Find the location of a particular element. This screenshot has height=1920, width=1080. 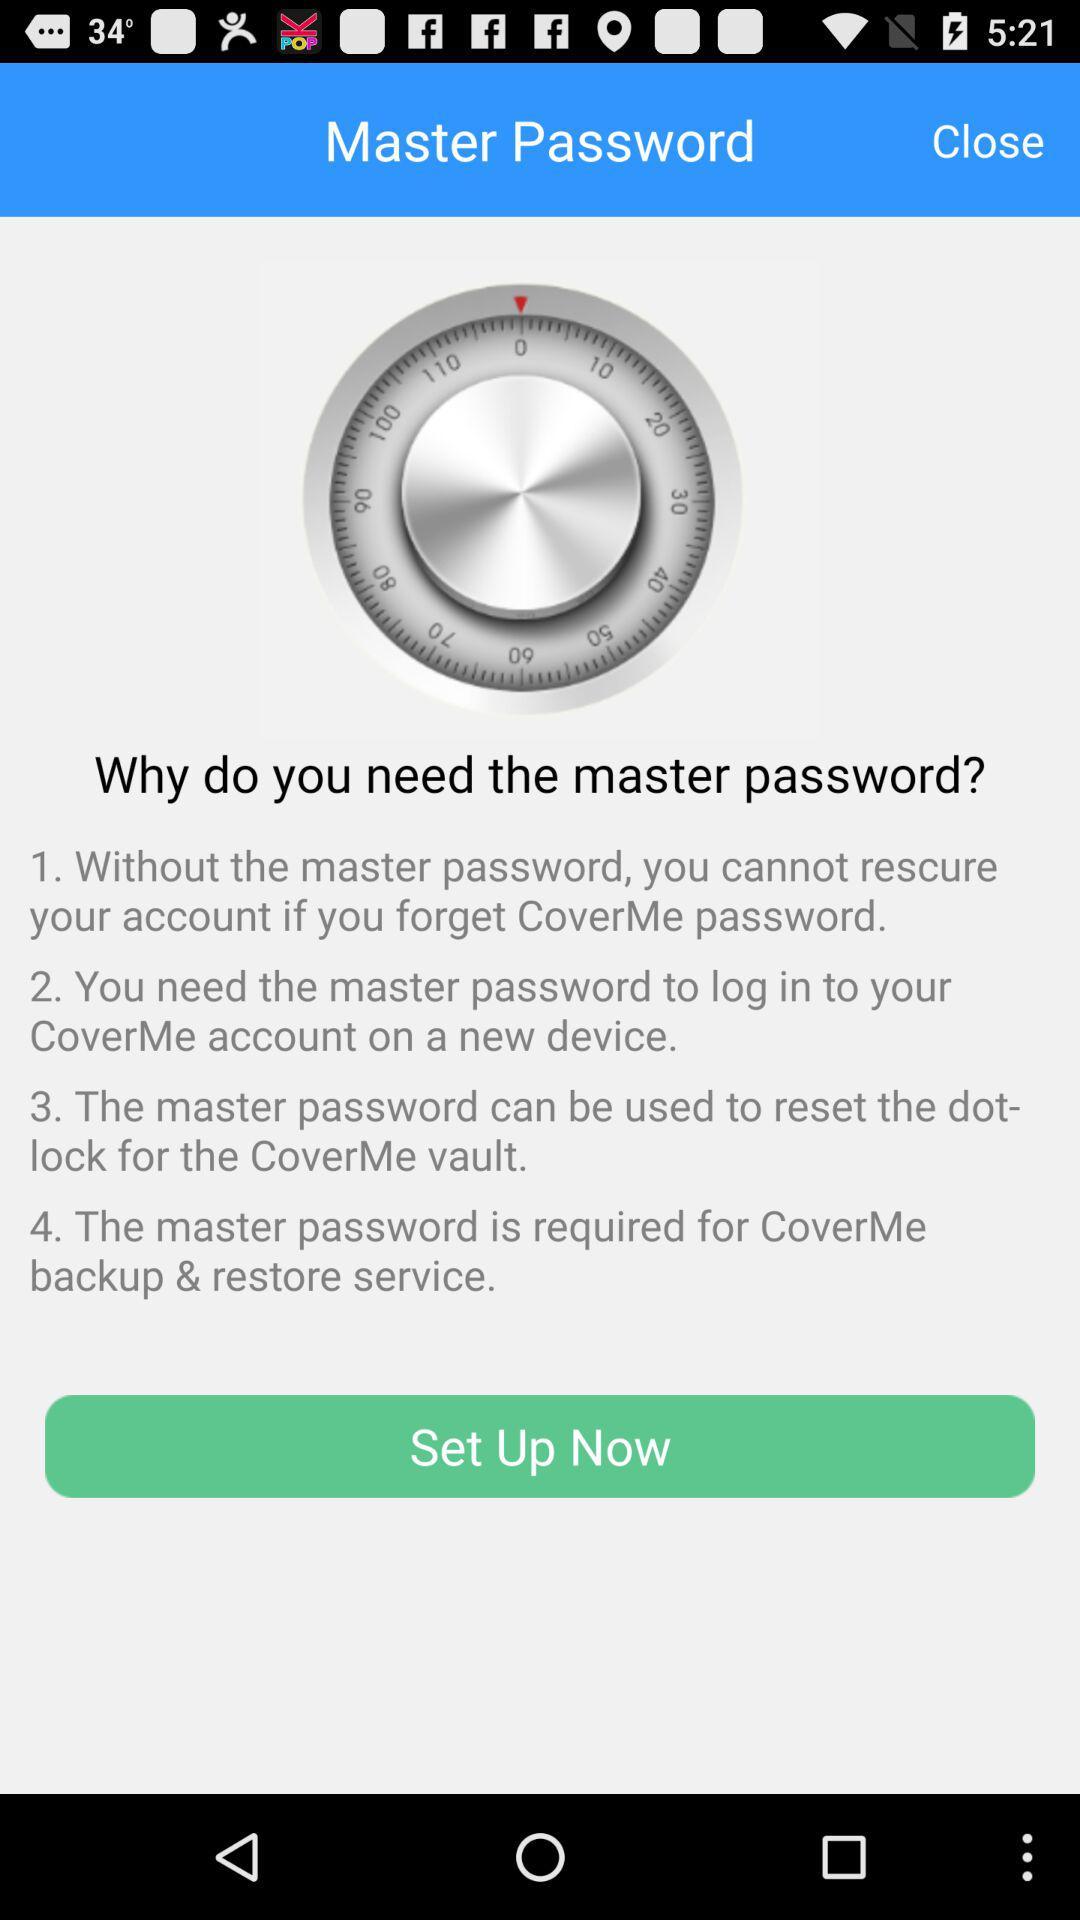

close item is located at coordinates (987, 138).